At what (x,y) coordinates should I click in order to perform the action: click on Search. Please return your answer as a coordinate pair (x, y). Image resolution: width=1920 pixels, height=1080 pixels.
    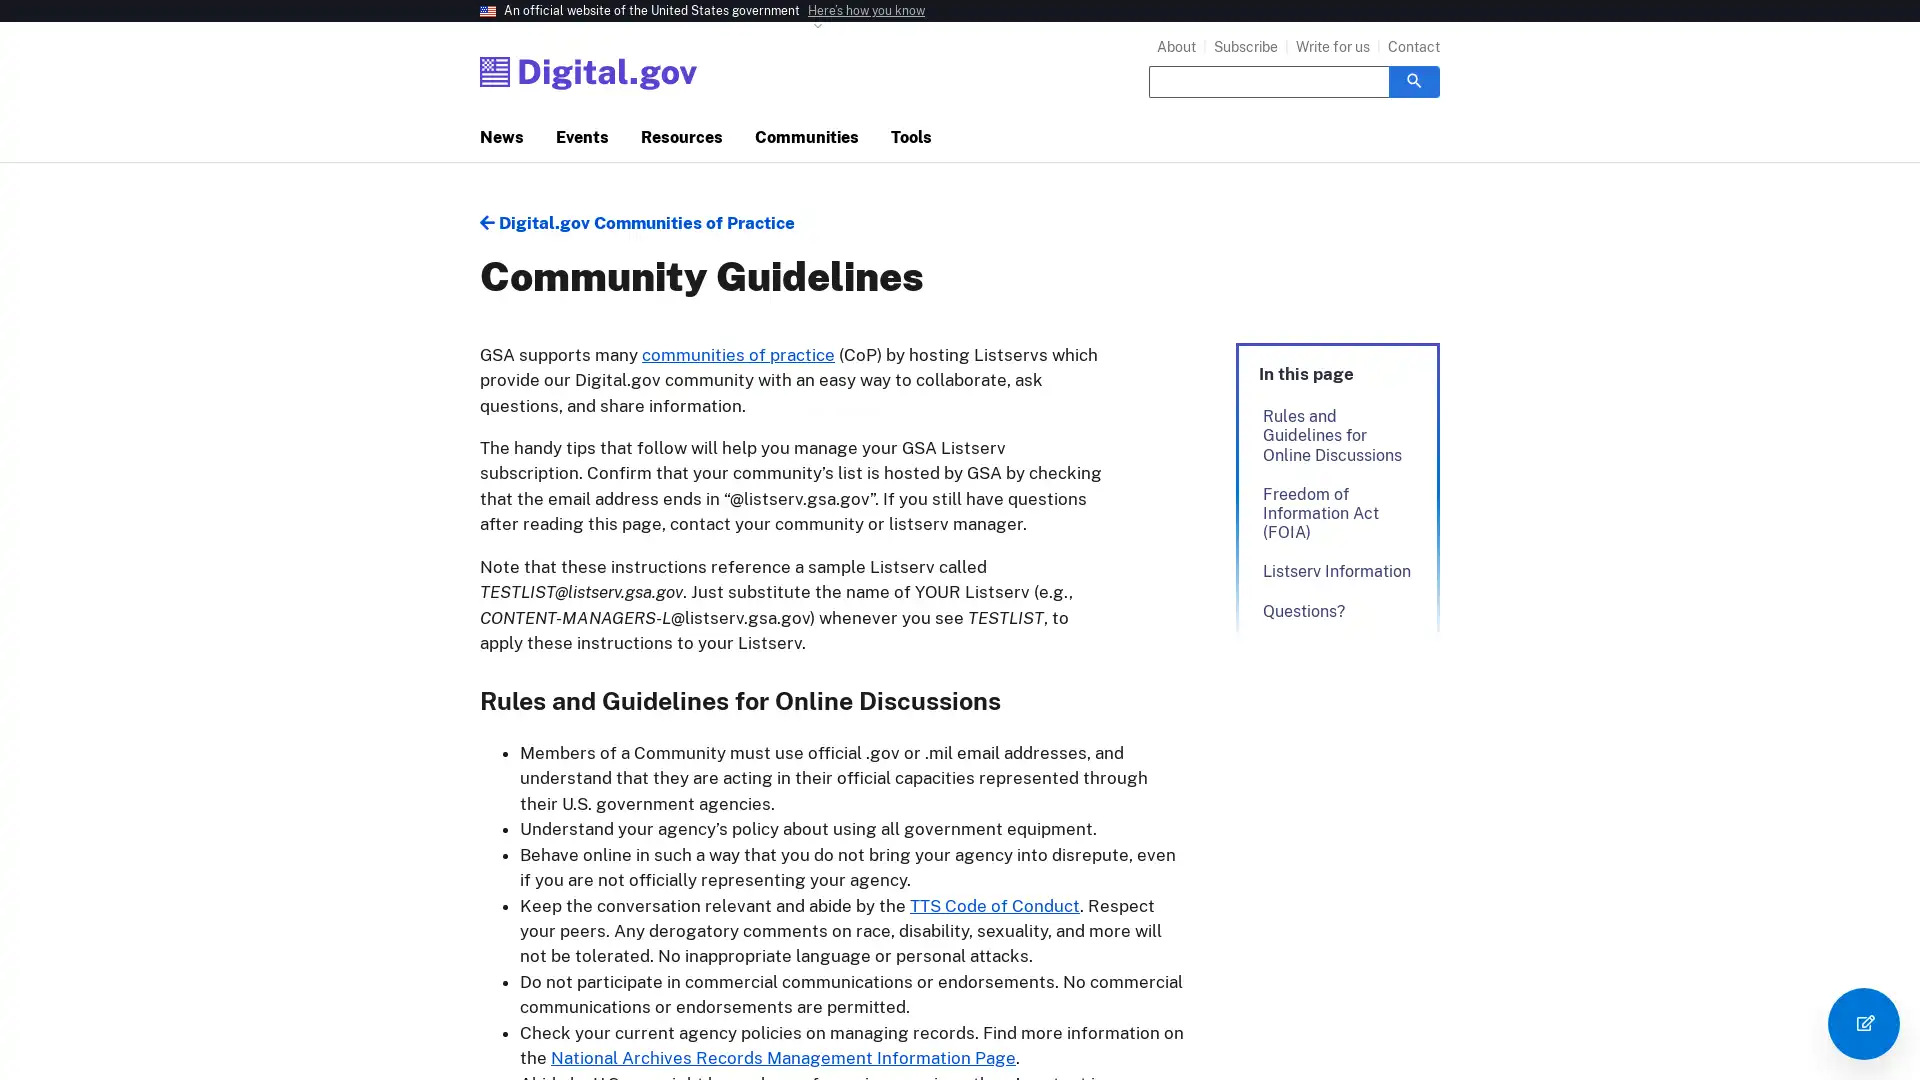
    Looking at the image, I should click on (1413, 80).